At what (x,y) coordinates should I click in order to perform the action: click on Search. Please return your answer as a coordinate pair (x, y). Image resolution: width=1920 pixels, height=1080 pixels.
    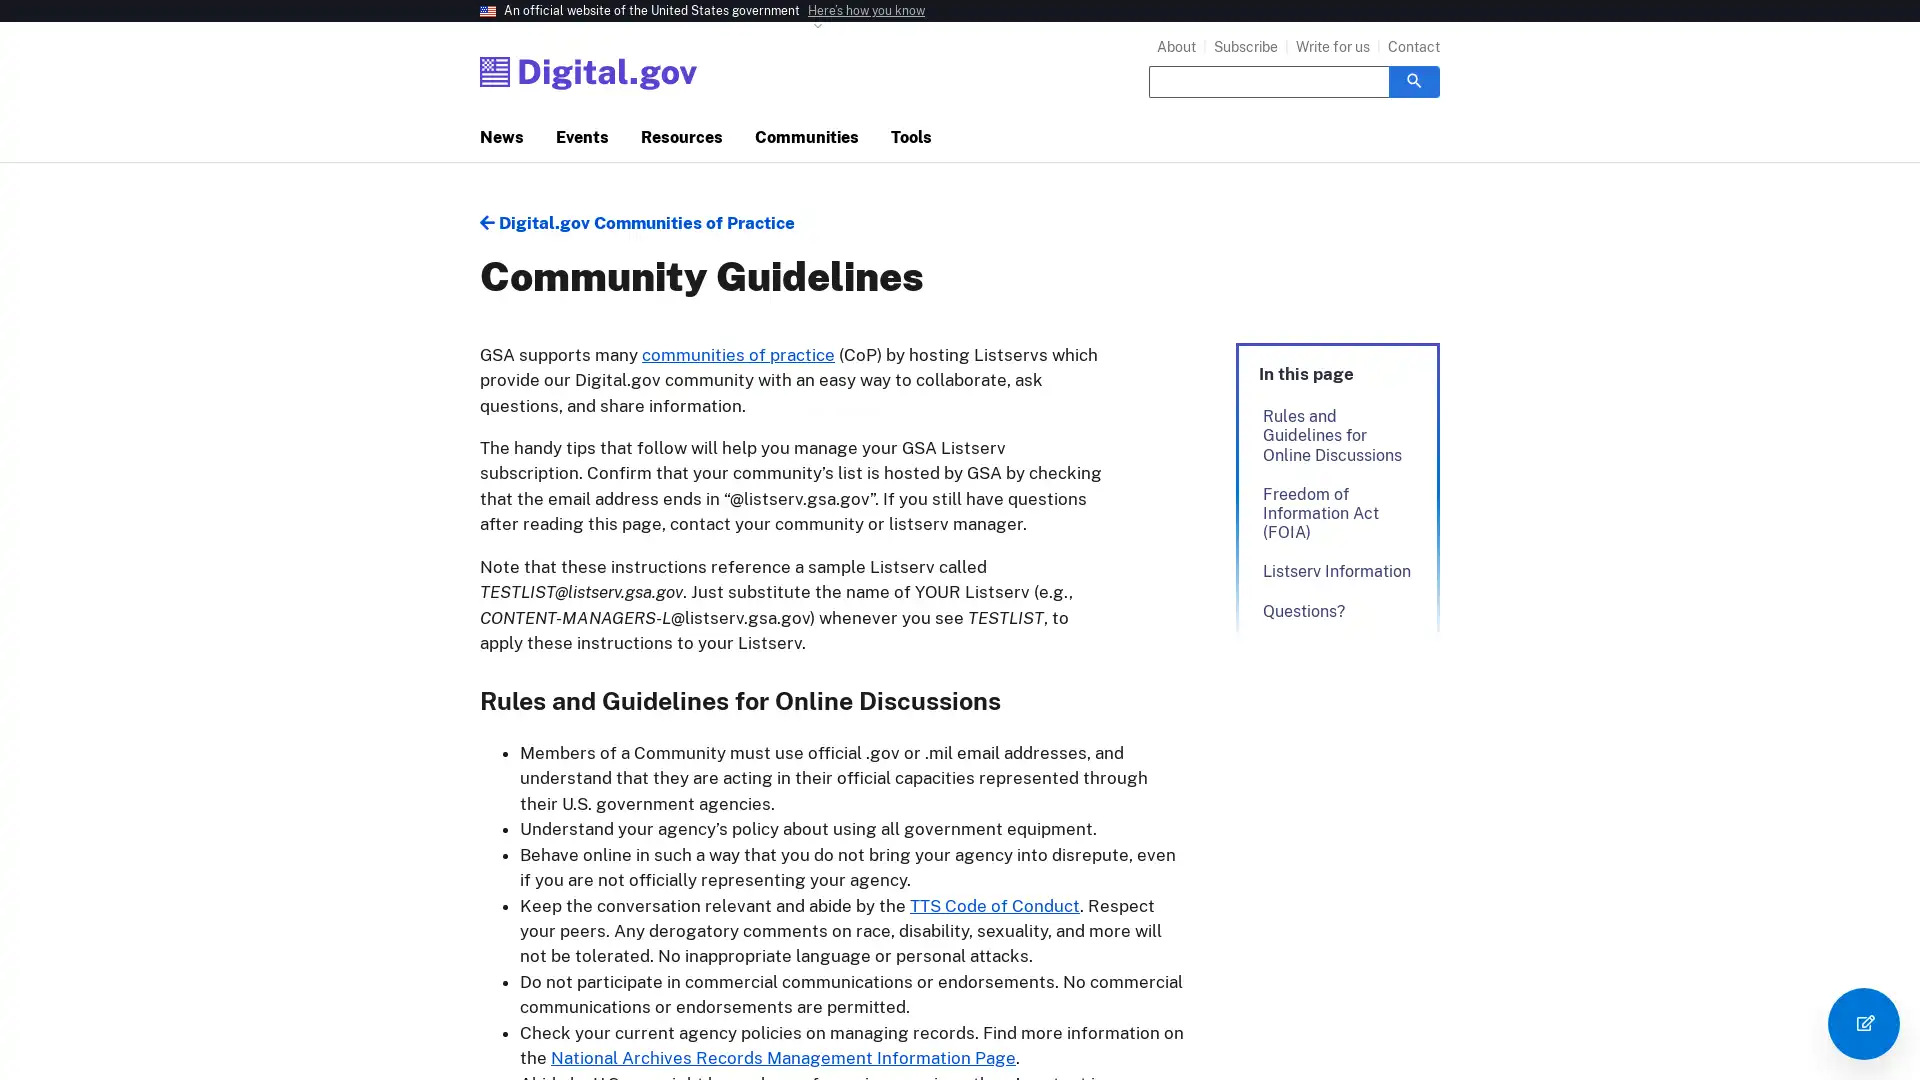
    Looking at the image, I should click on (1413, 80).